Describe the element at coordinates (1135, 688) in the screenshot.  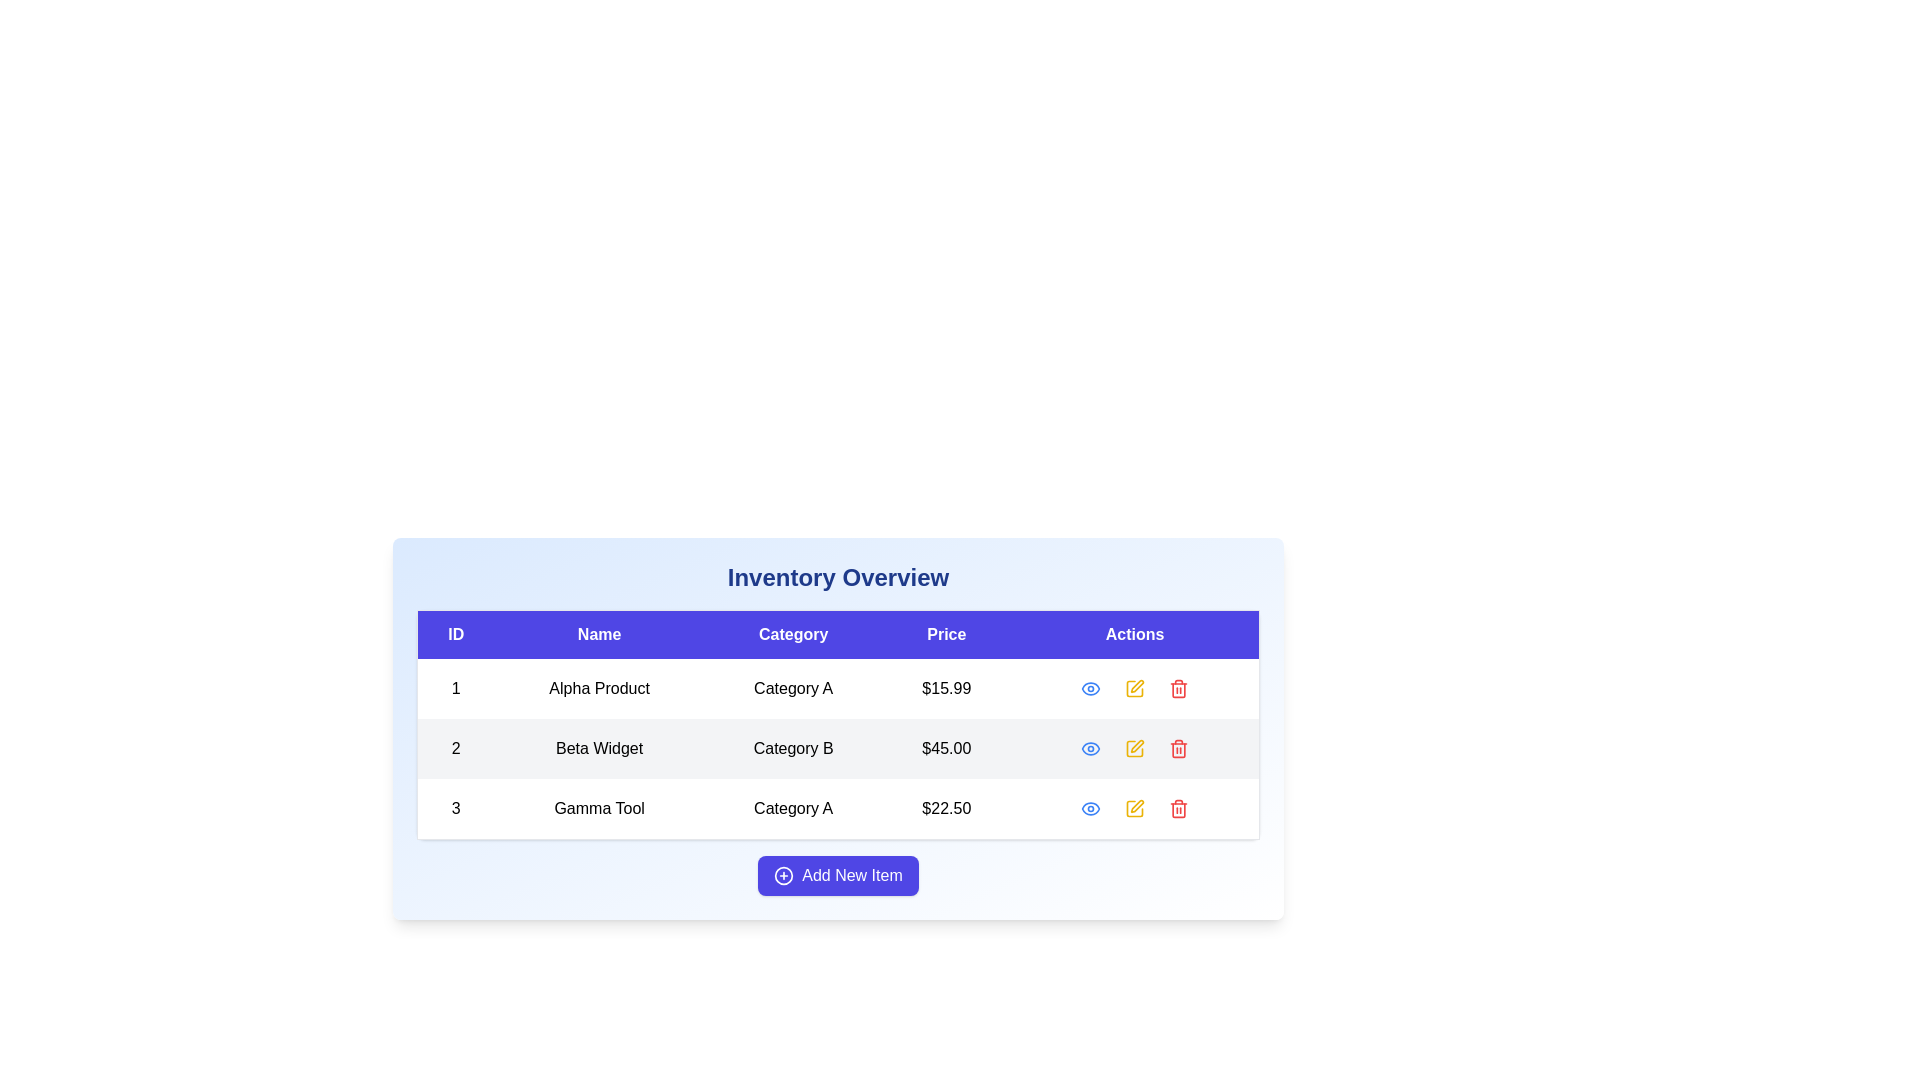
I see `the square outline button in the 'Actions' column of the third row` at that location.